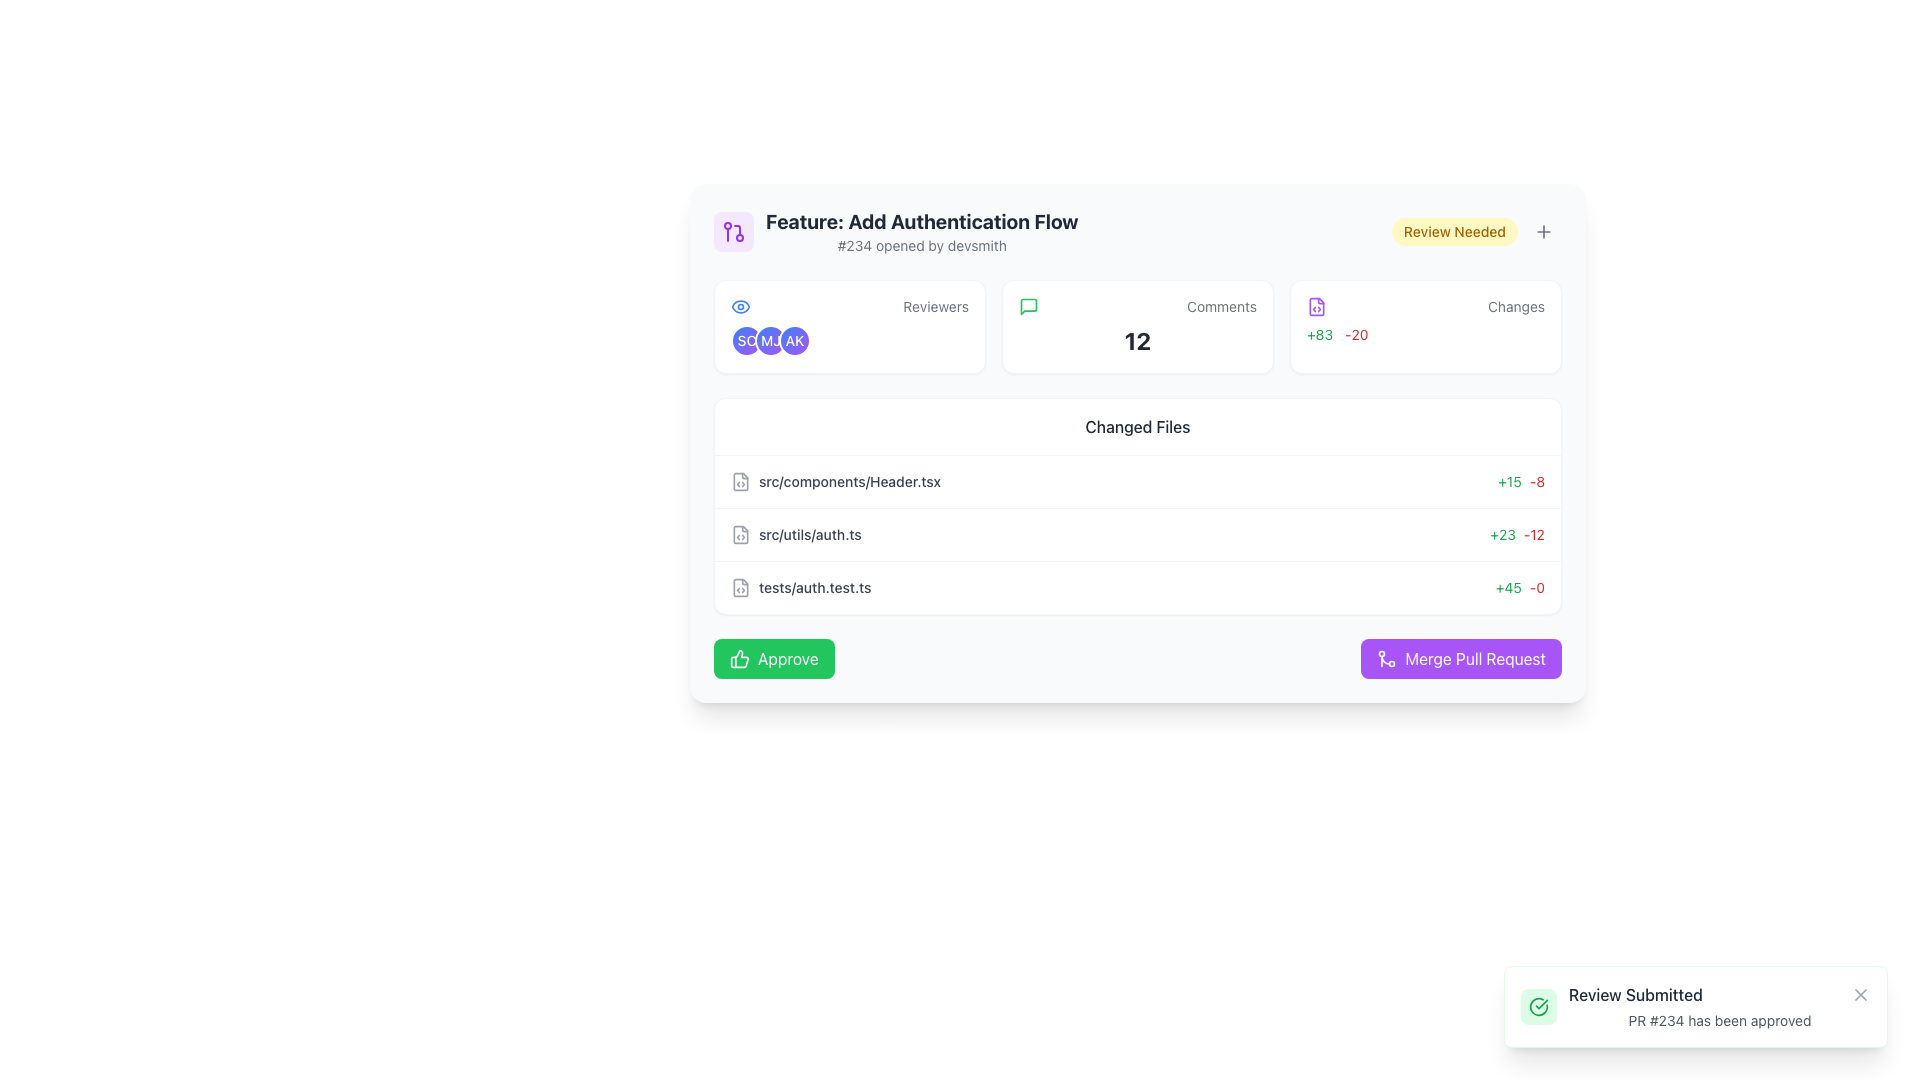 The height and width of the screenshot is (1080, 1920). I want to click on the informational box titled 'Changed Files' that contains a list of file paths and changes, styled with rounded edges and a subtle shadow effect, so click(1137, 505).